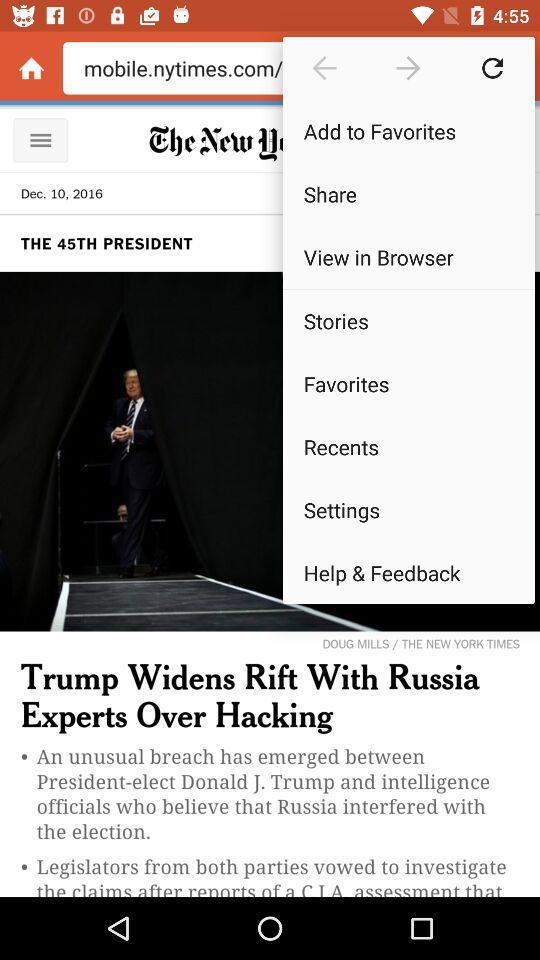 This screenshot has width=540, height=960. What do you see at coordinates (407, 194) in the screenshot?
I see `item above view in browser` at bounding box center [407, 194].